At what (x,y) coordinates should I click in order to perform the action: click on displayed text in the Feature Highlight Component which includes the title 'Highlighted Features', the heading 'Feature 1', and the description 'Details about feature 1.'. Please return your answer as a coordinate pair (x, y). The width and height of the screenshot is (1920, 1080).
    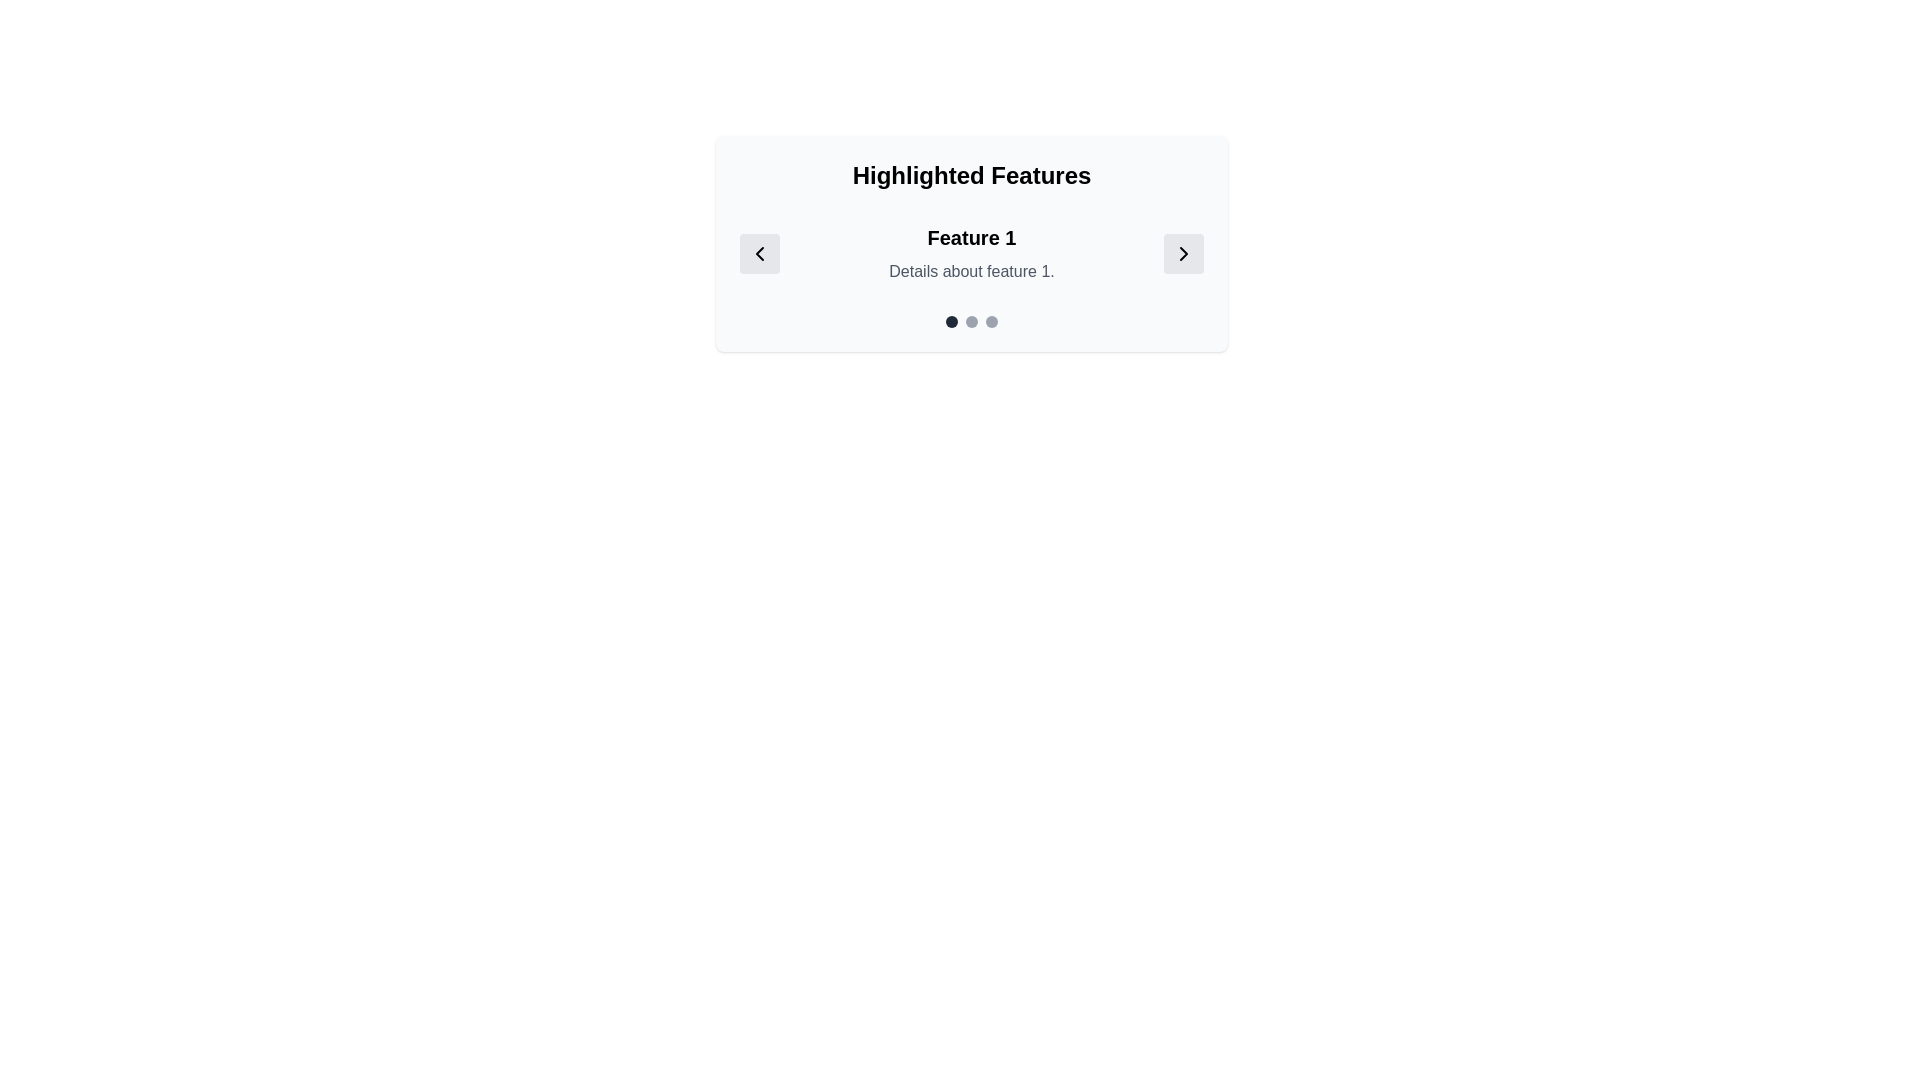
    Looking at the image, I should click on (971, 242).